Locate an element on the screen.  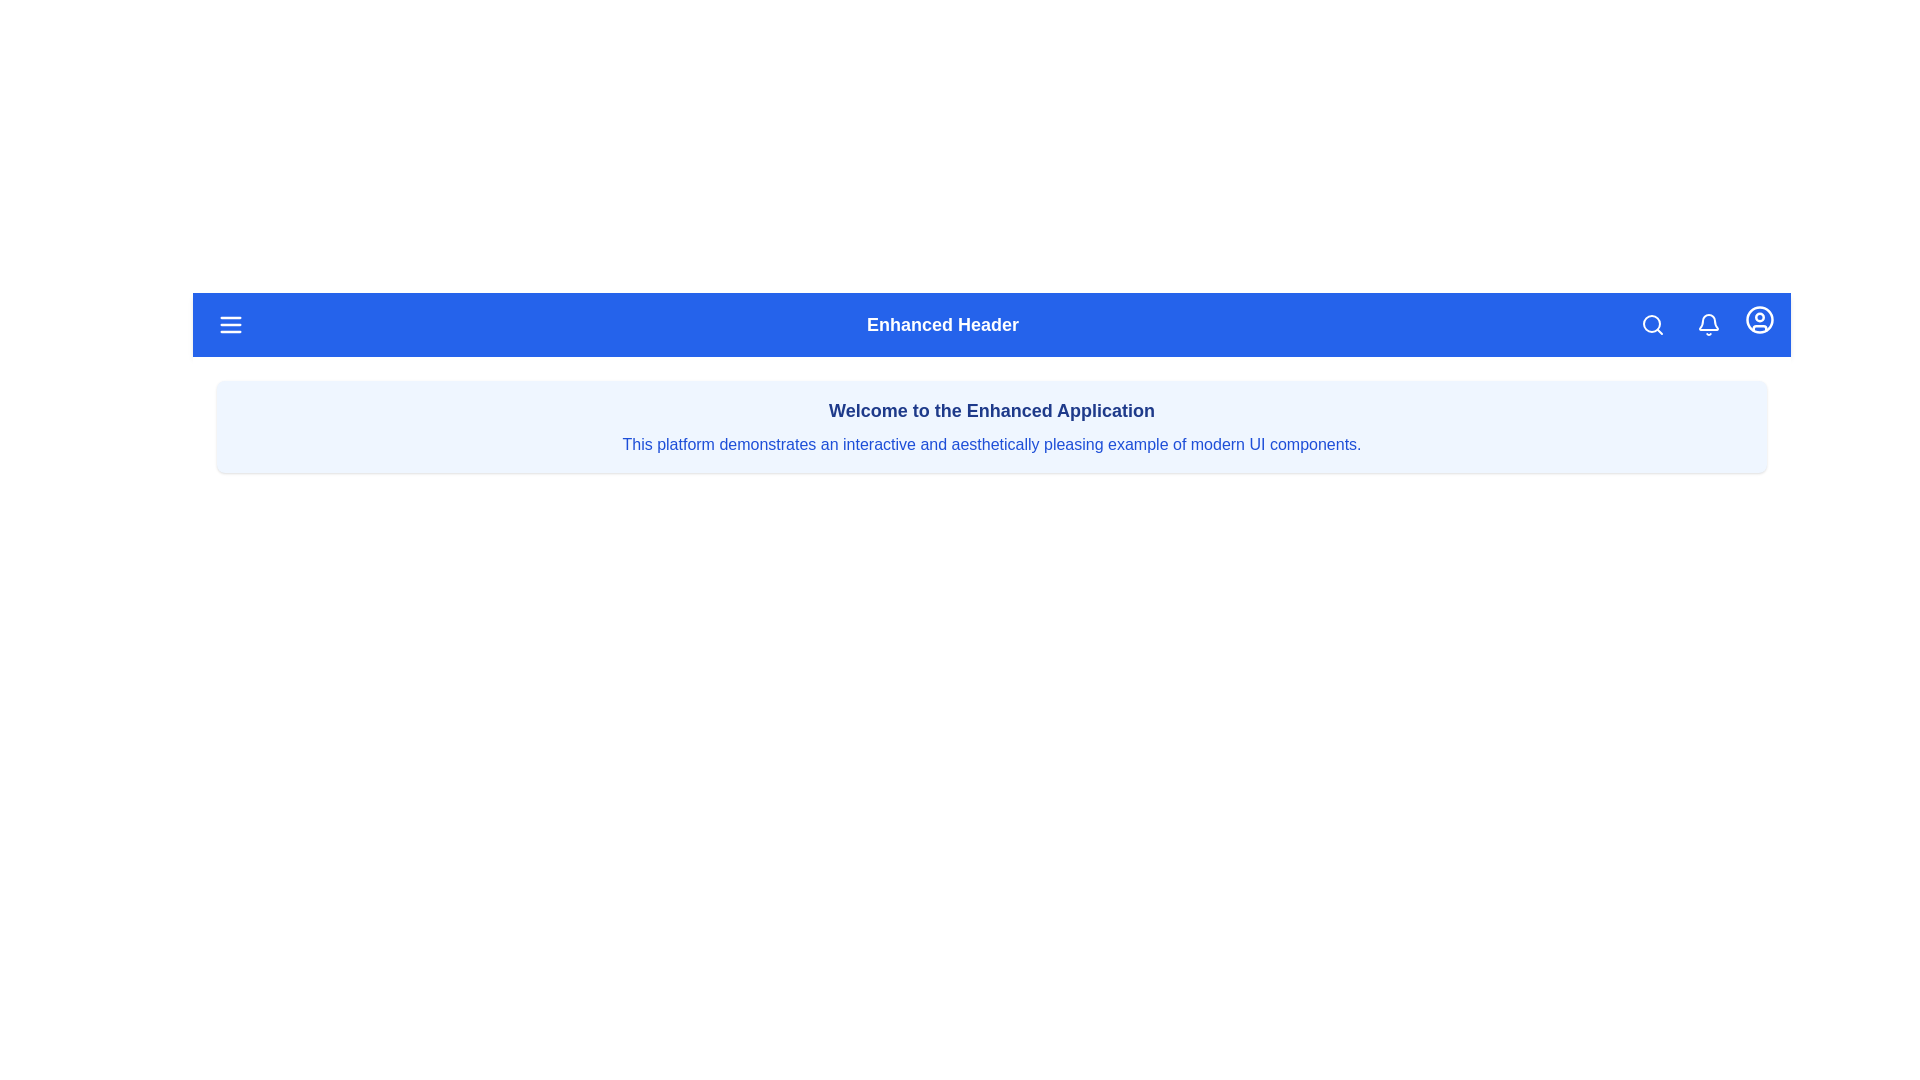
the user profile icon located at the top-right corner of the header is located at coordinates (1760, 319).